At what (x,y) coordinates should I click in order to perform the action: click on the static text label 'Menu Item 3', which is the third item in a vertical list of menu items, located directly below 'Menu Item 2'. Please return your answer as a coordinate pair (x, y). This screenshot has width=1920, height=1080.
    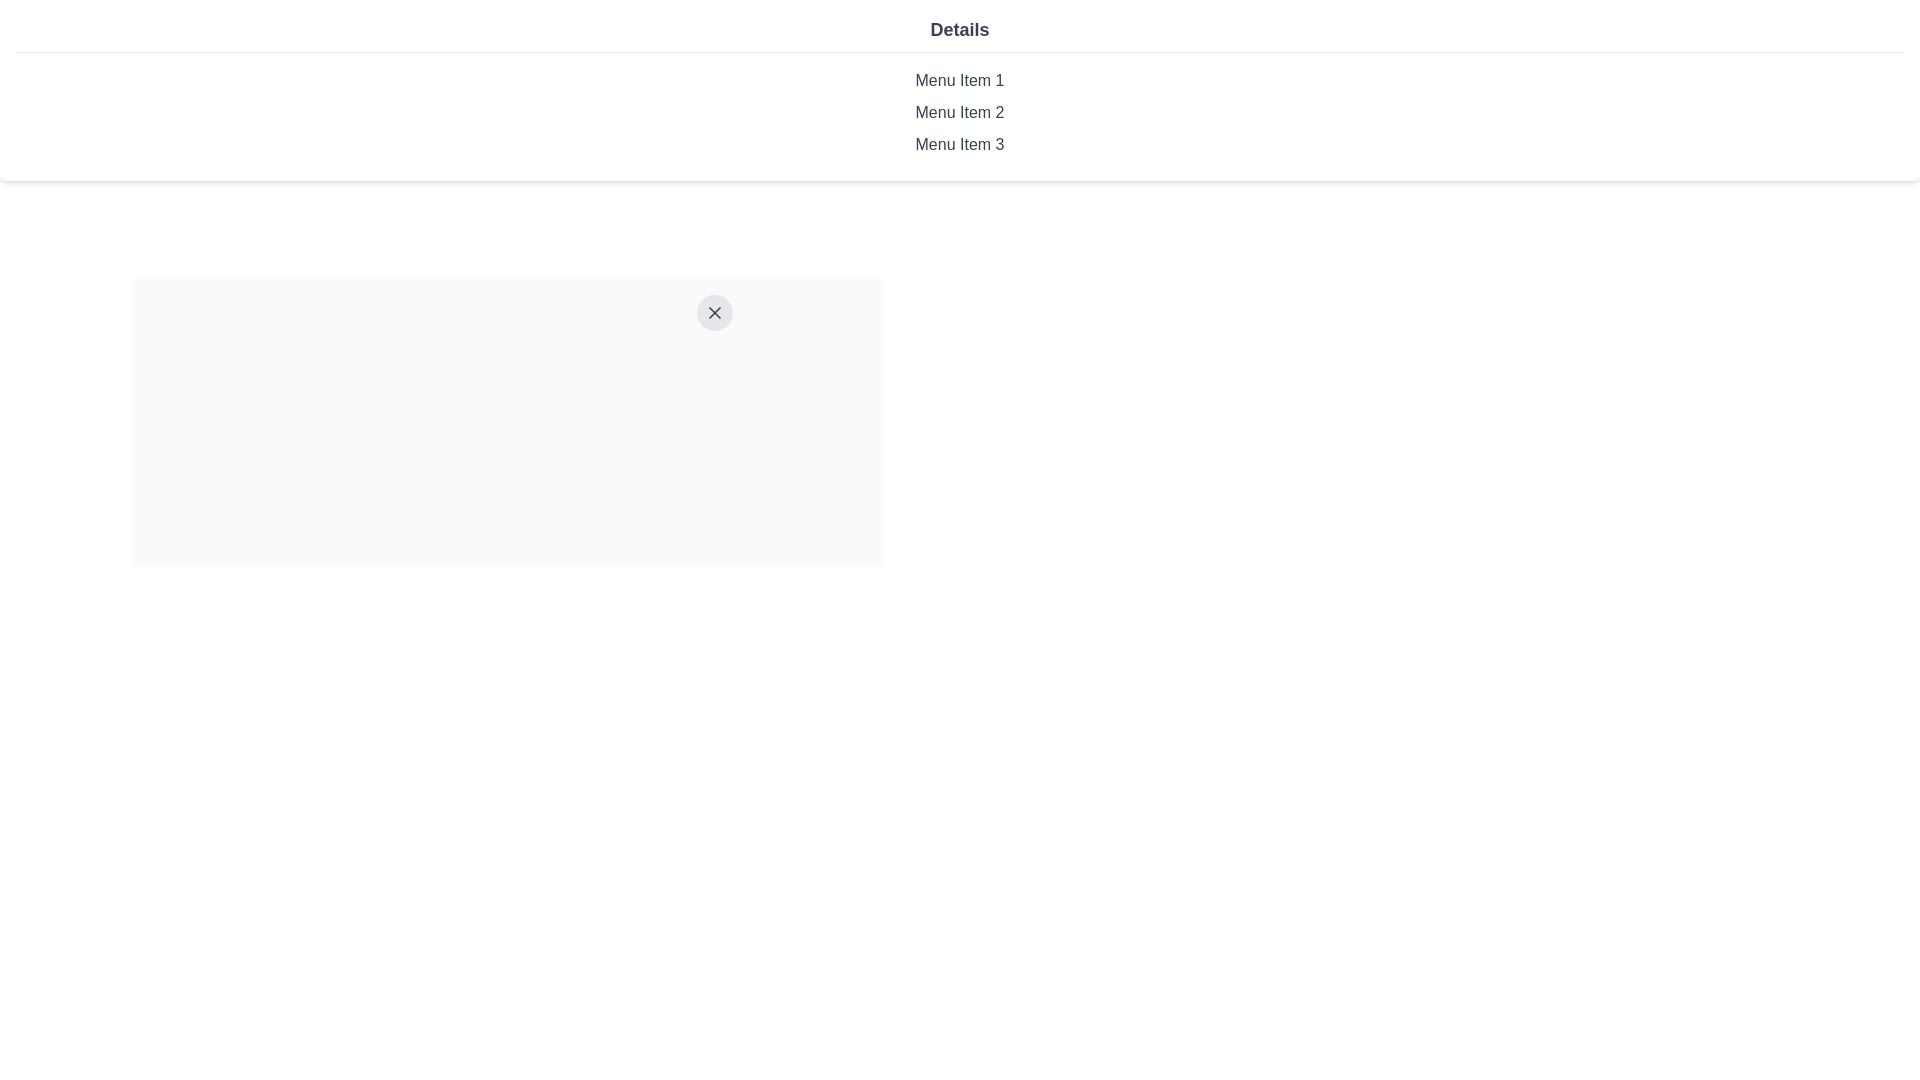
    Looking at the image, I should click on (960, 144).